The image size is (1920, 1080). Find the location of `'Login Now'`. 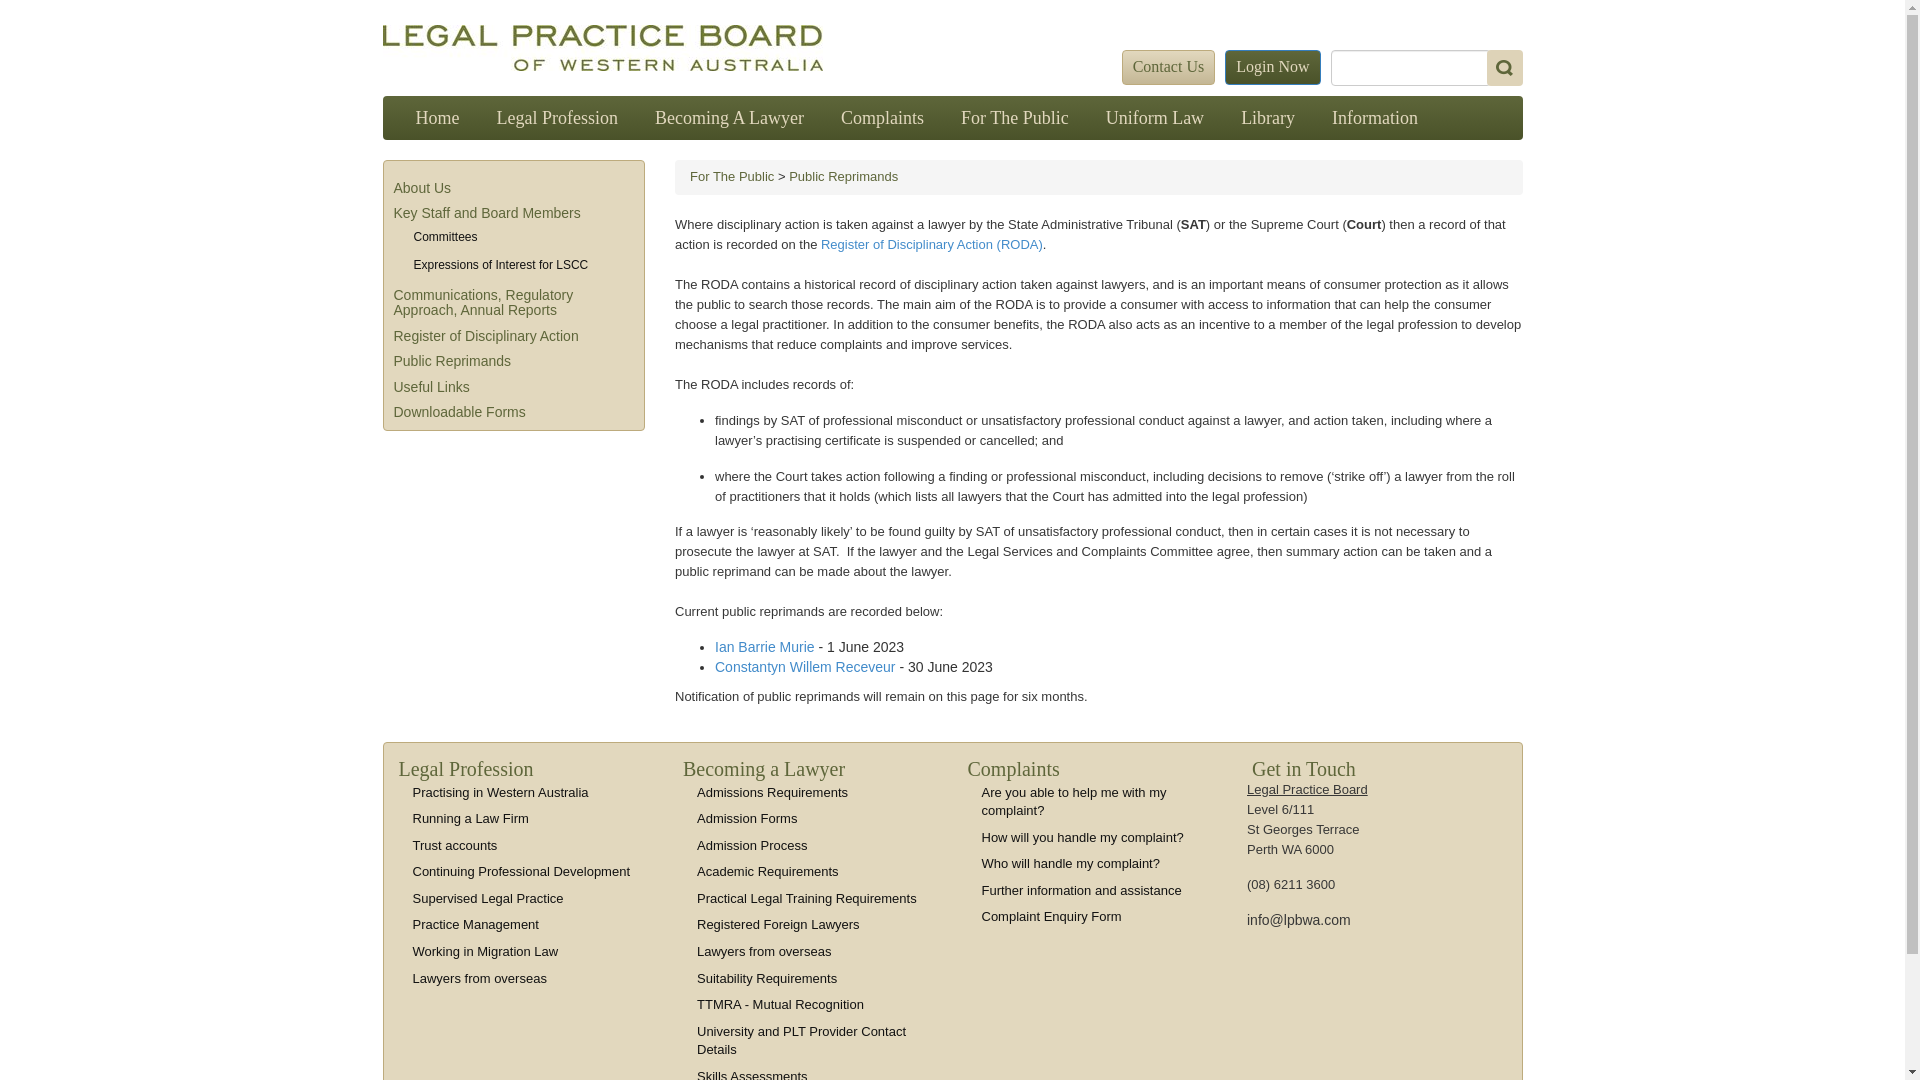

'Login Now' is located at coordinates (1223, 66).